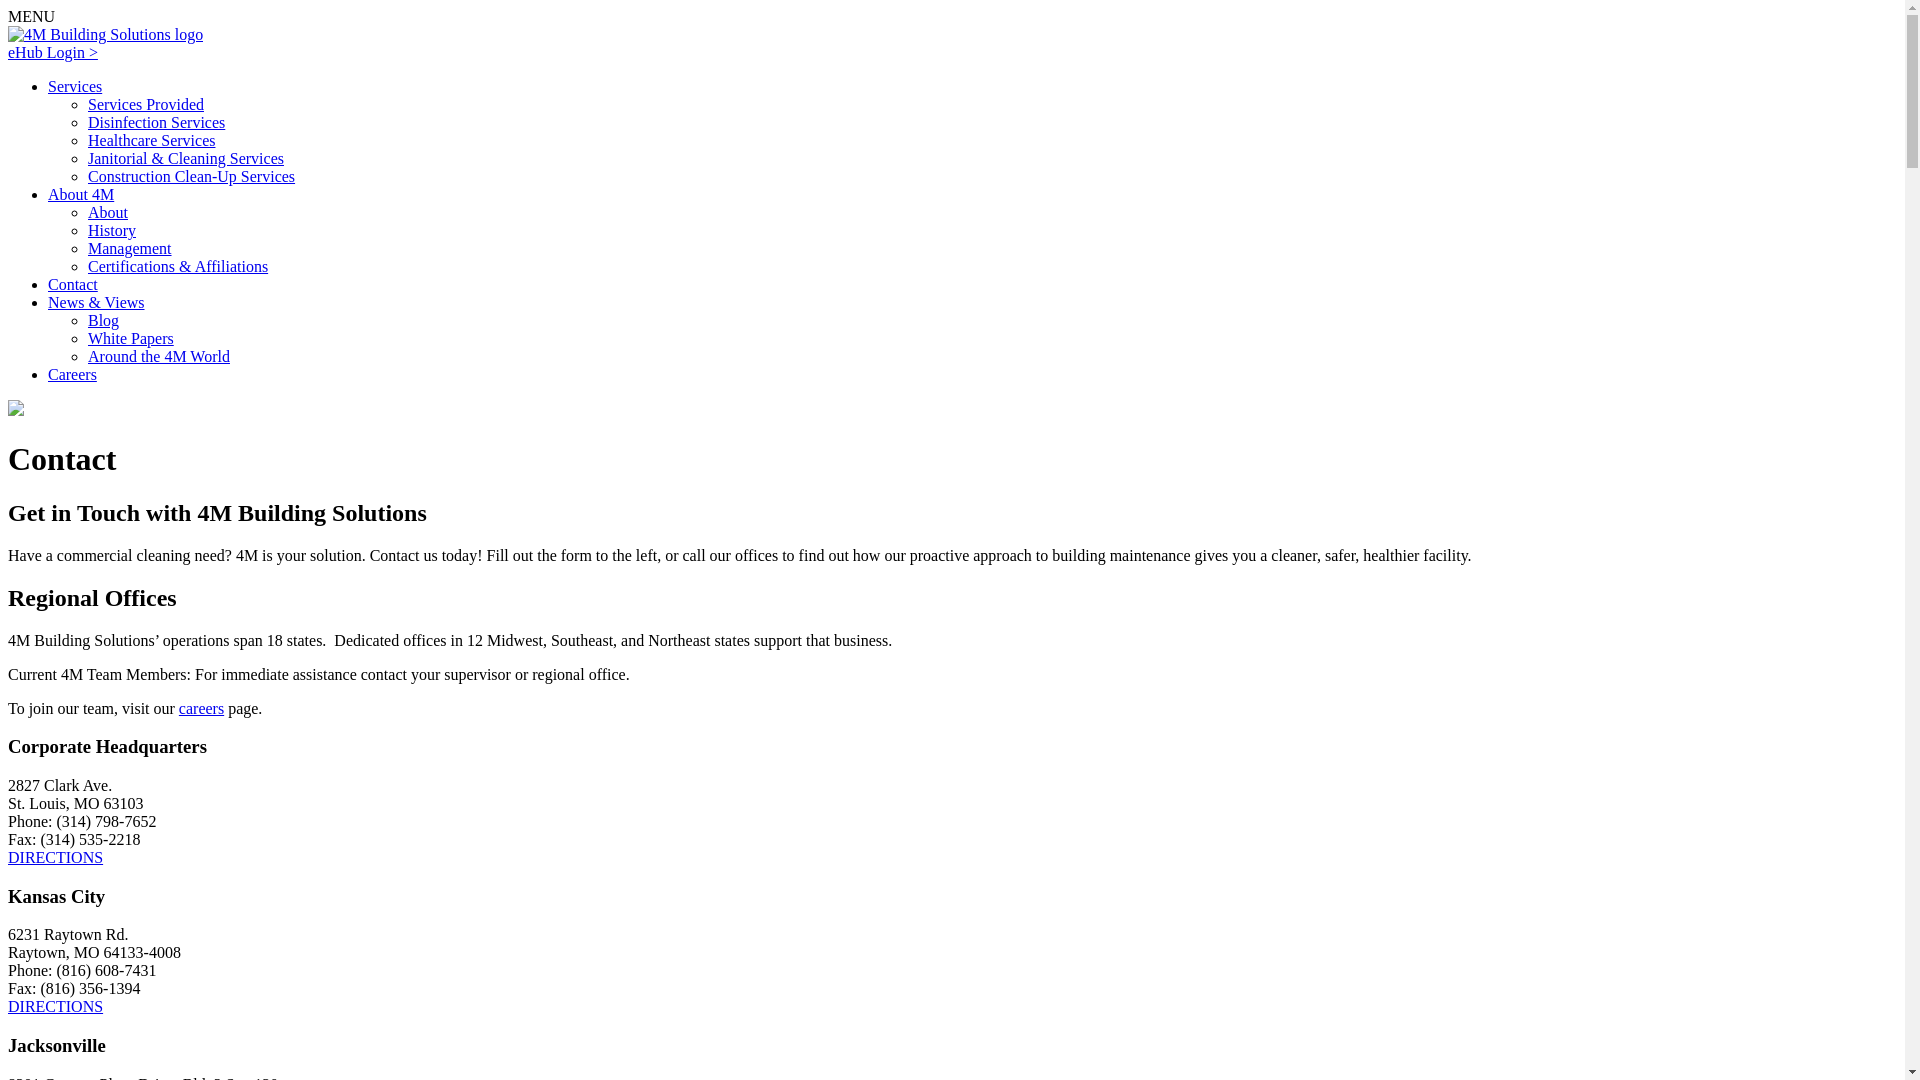 This screenshot has width=1920, height=1080. I want to click on 'Certifications & Affiliations', so click(177, 265).